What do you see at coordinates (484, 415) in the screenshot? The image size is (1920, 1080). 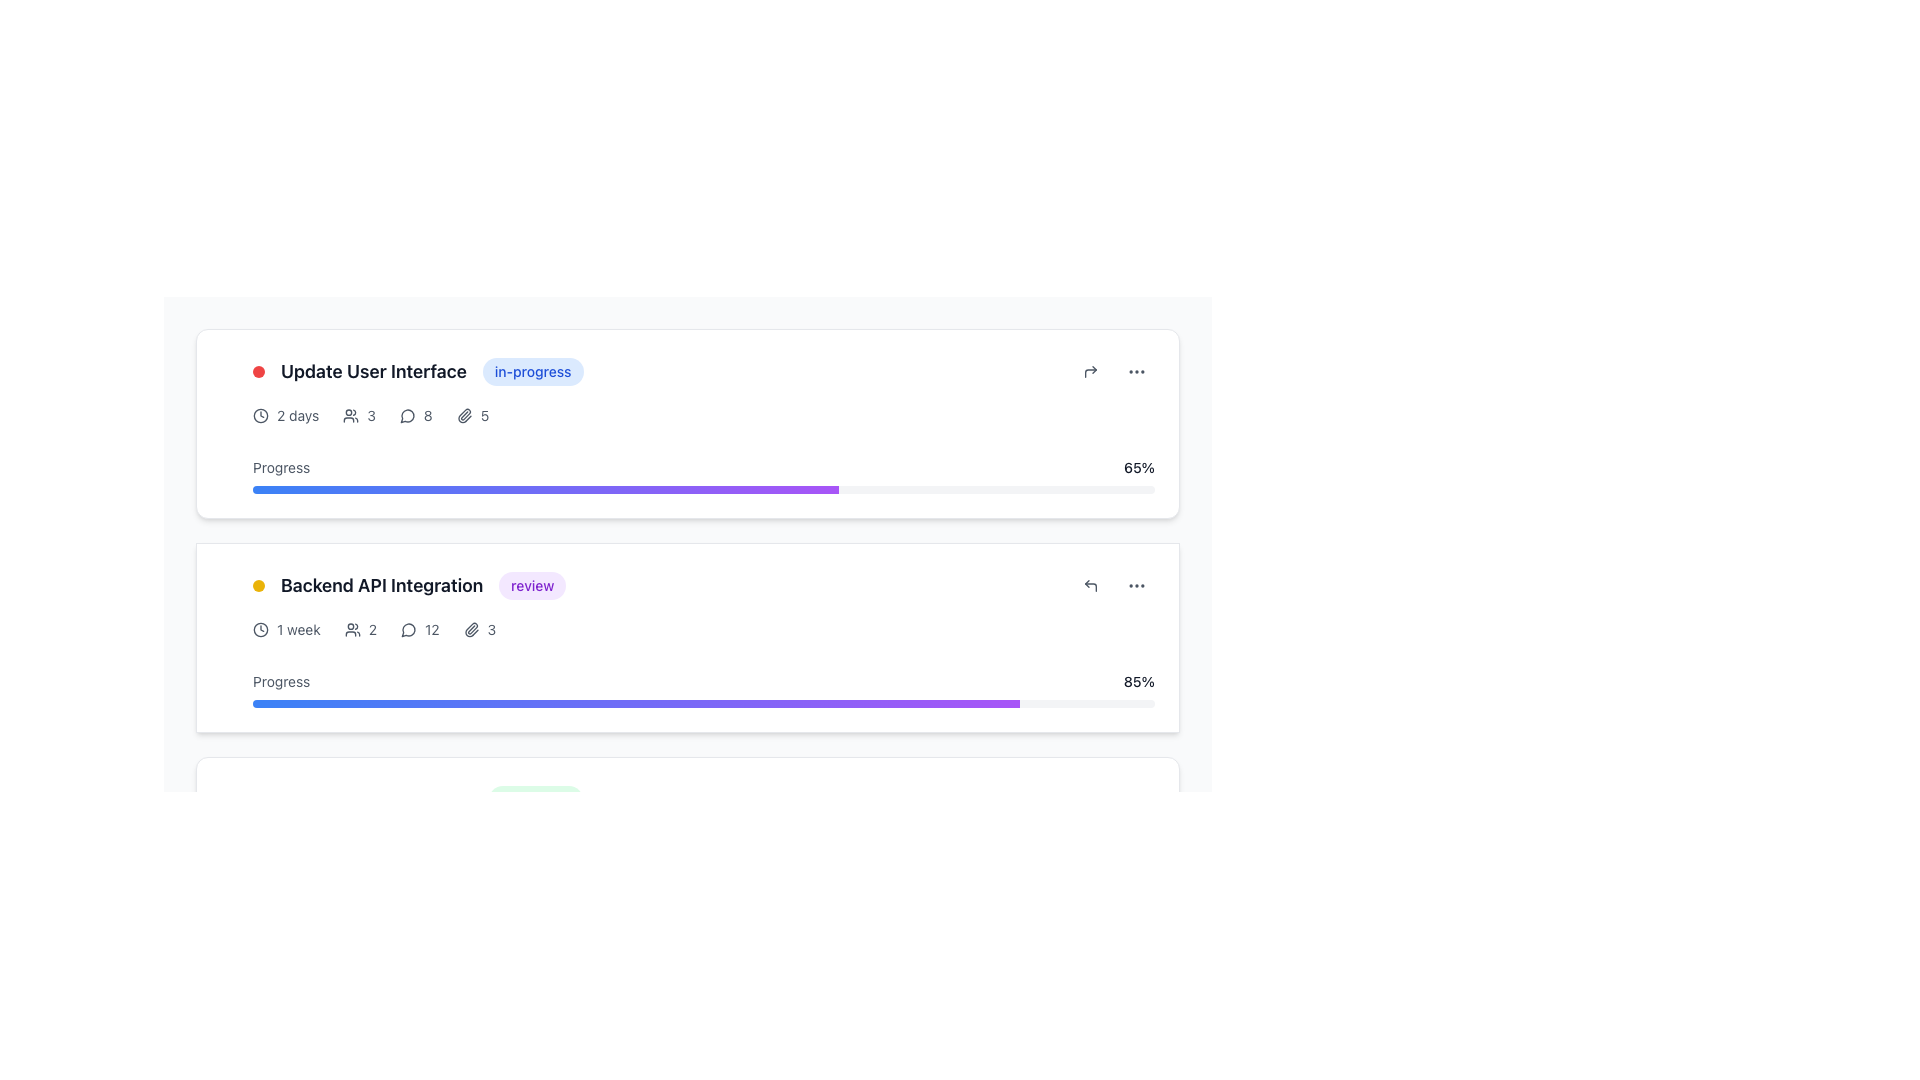 I see `numeric information displayed as the small numeral '5' in a standard sans-serif font, which is located on the right-hand side of the 'Update User Interface' task card` at bounding box center [484, 415].